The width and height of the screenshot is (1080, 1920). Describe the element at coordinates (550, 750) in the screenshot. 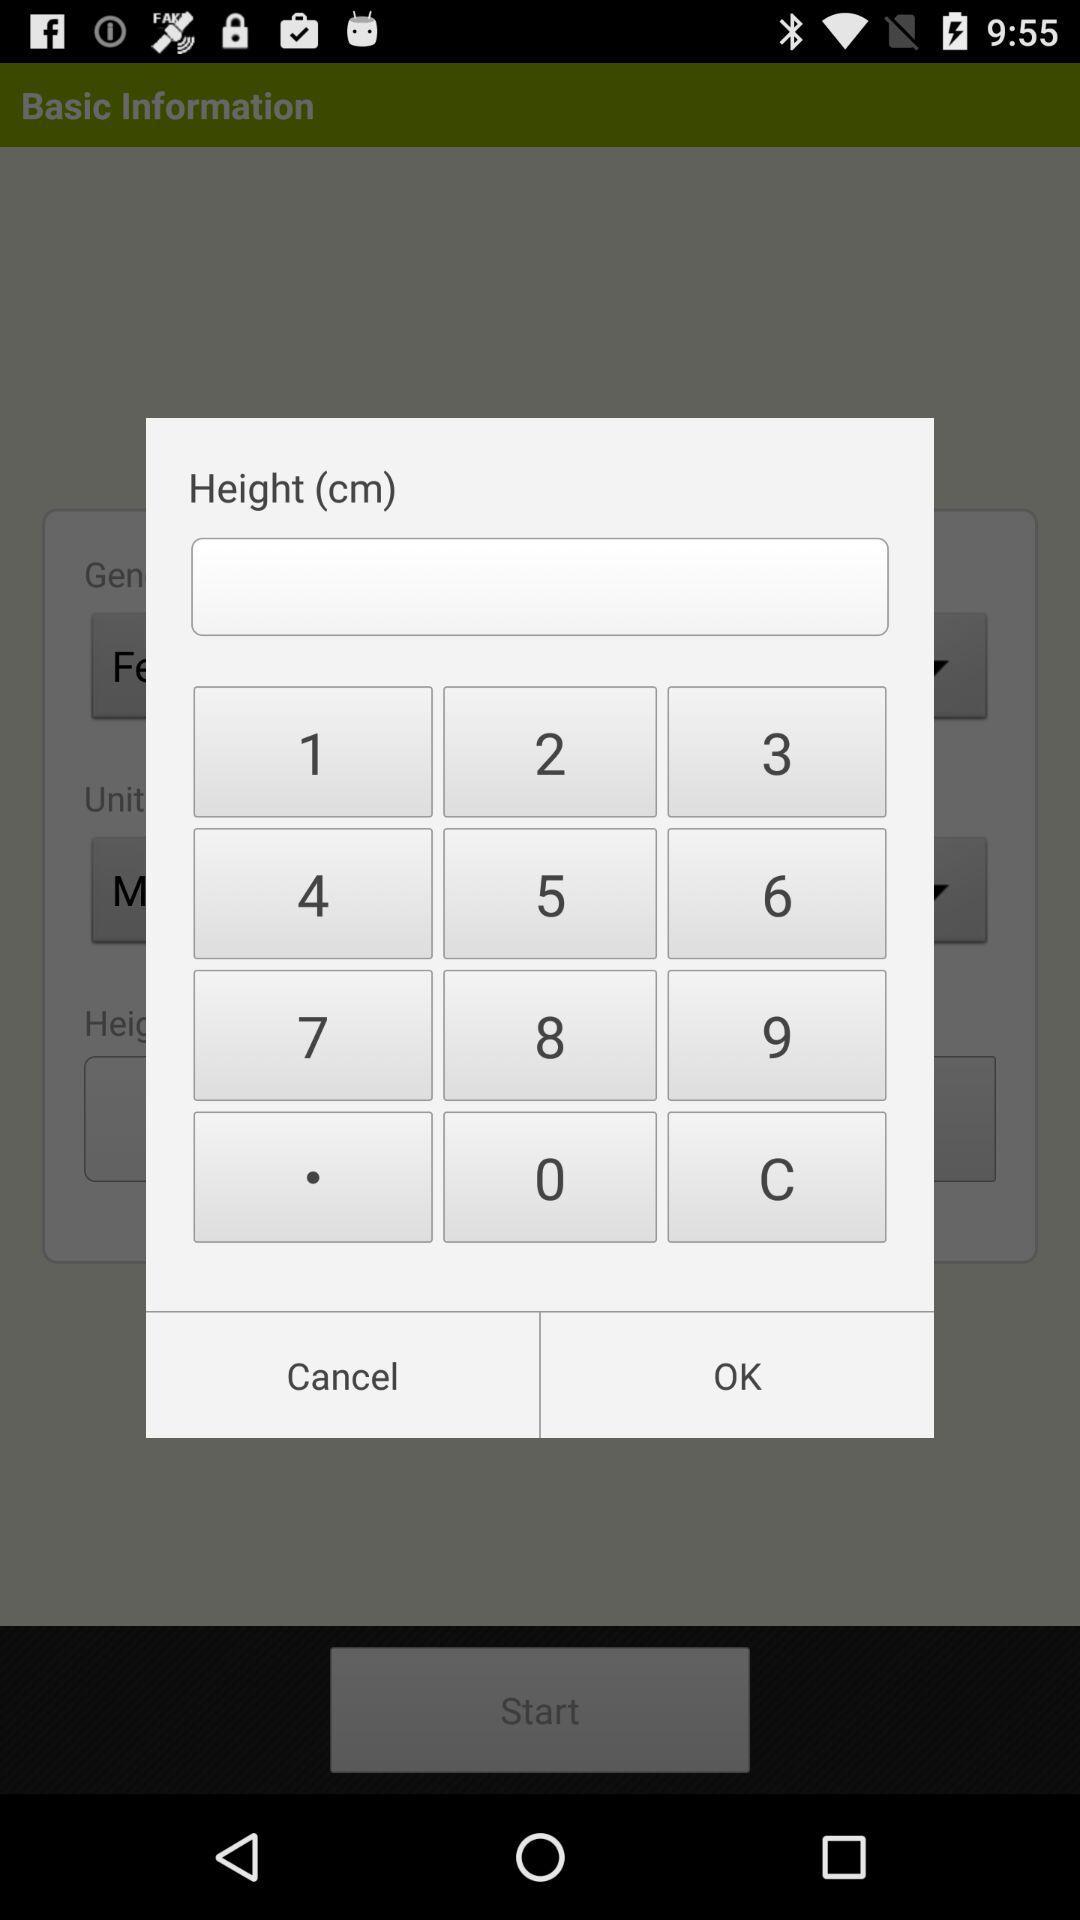

I see `the item above the 4` at that location.